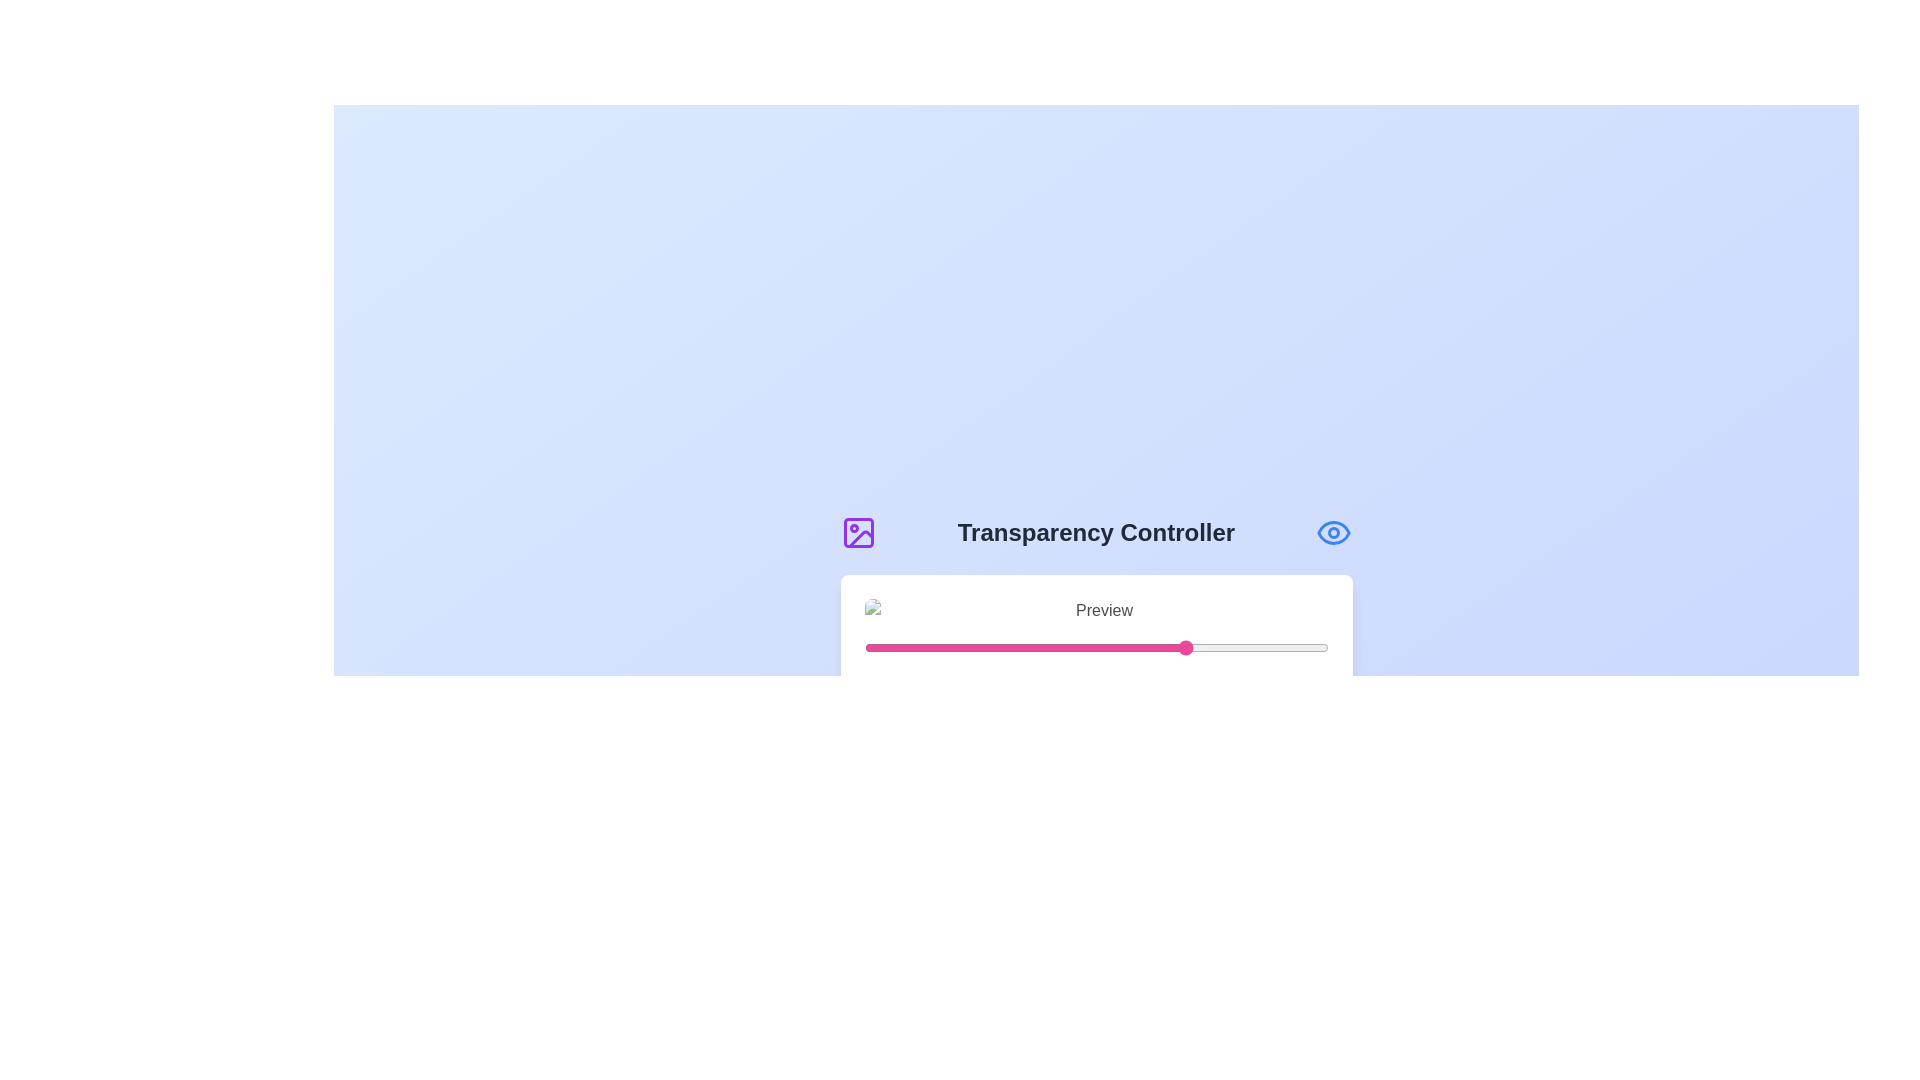  What do you see at coordinates (1049, 648) in the screenshot?
I see `the transparency slider to 40%` at bounding box center [1049, 648].